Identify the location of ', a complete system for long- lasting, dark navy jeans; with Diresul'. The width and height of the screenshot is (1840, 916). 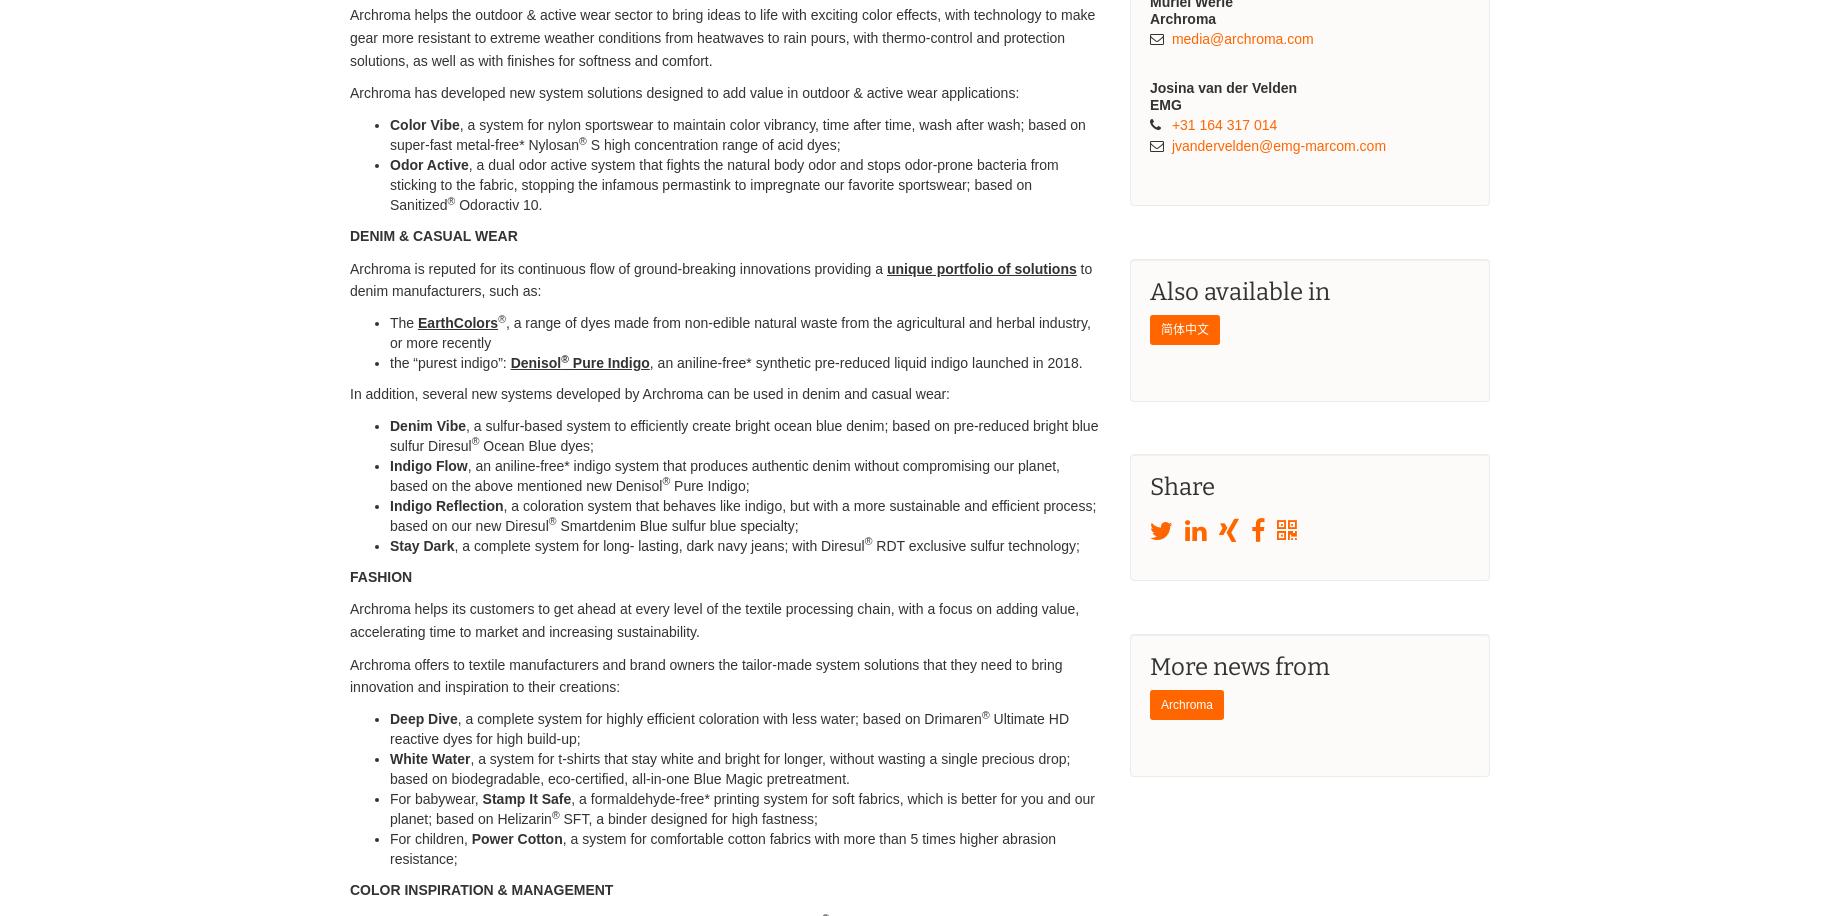
(658, 544).